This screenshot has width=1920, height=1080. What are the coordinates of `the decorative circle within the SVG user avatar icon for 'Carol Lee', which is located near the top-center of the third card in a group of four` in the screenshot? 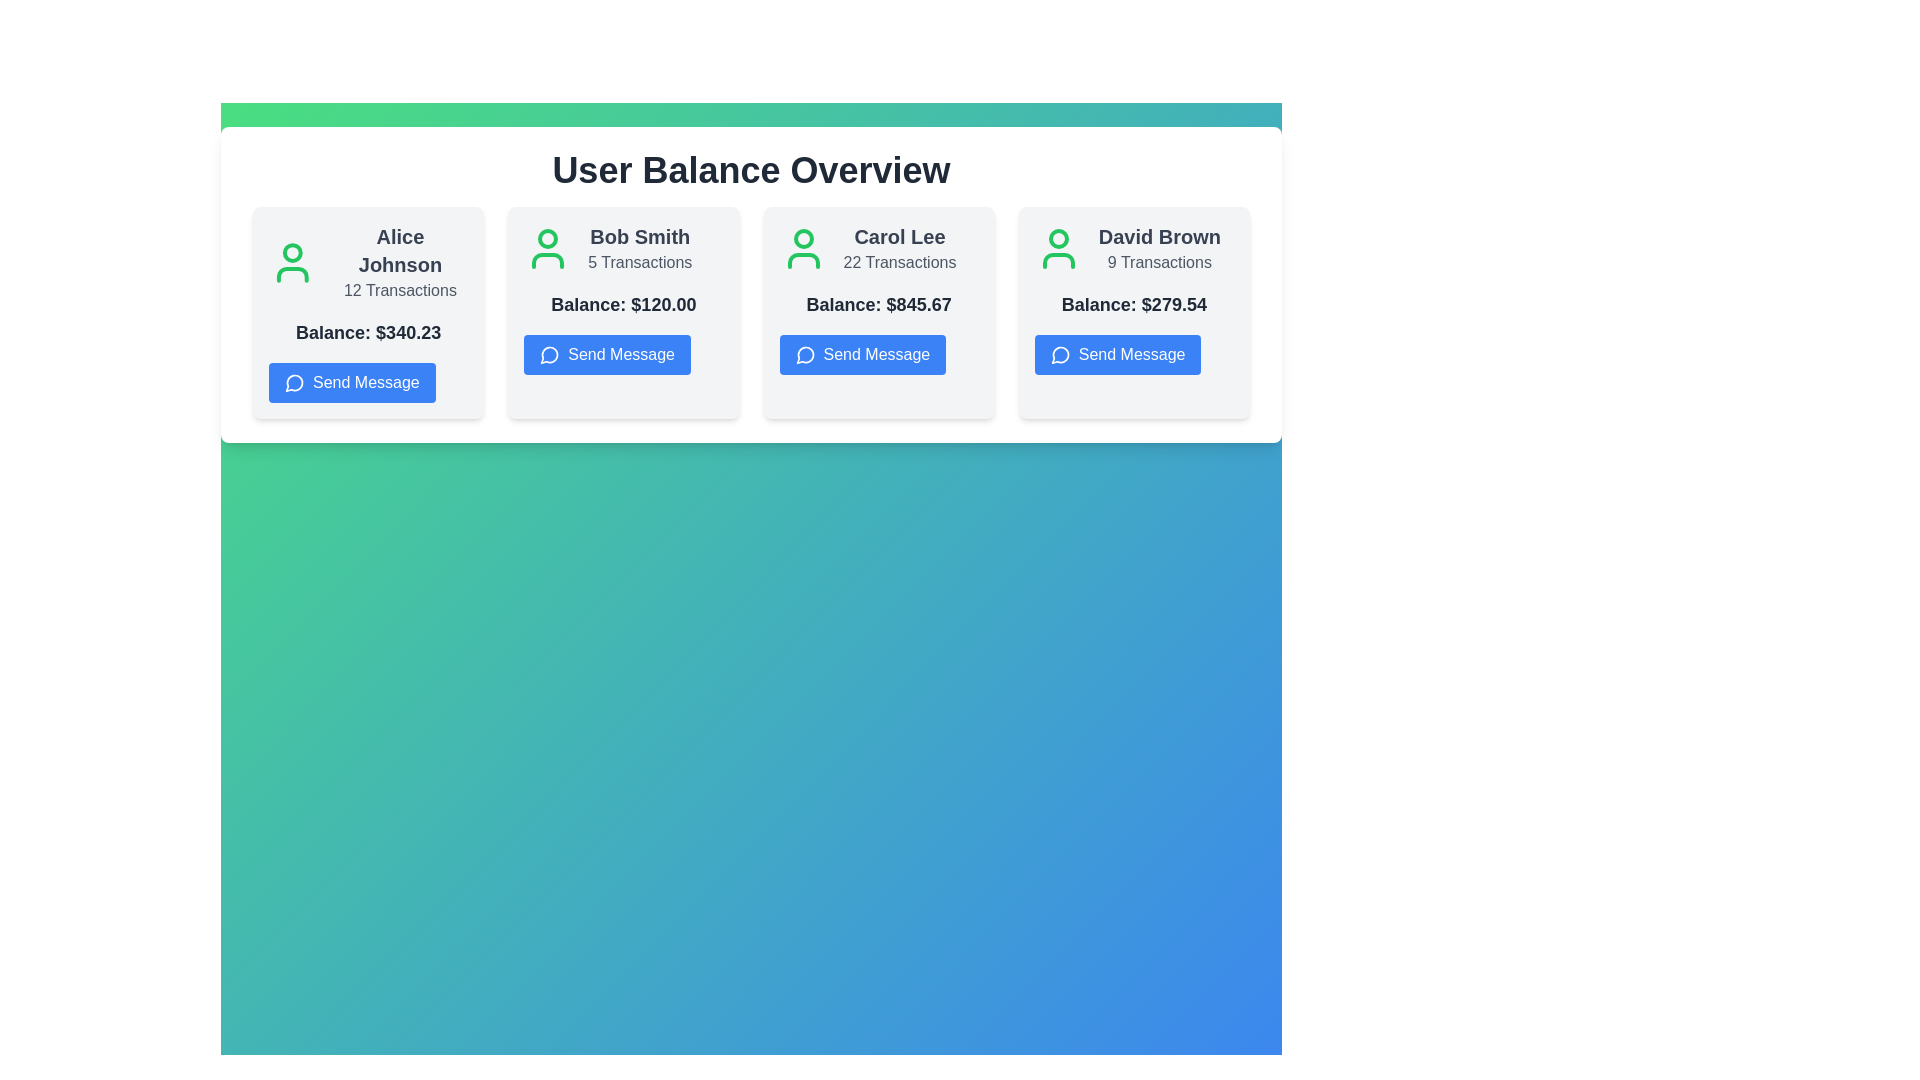 It's located at (803, 238).